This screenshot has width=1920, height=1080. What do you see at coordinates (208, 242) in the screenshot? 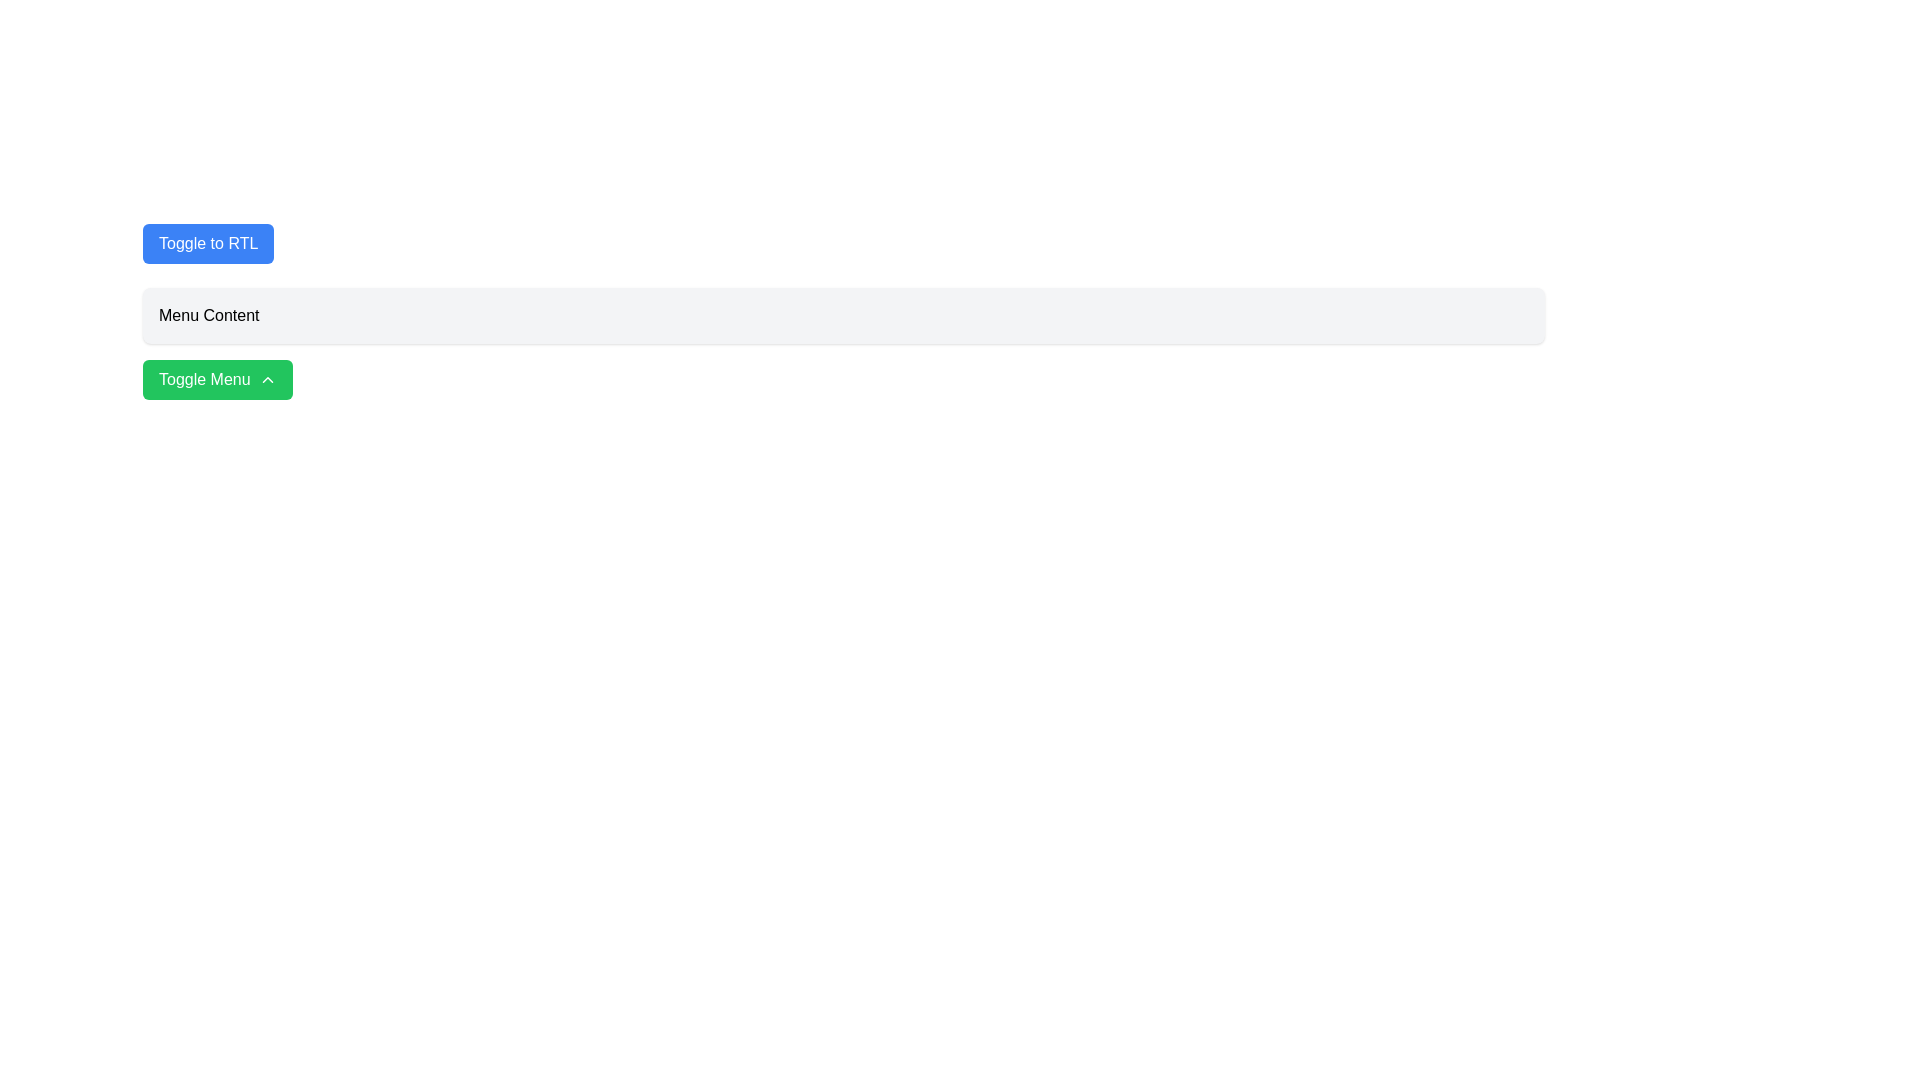
I see `the blue button labeled 'Toggle to RTL'` at bounding box center [208, 242].